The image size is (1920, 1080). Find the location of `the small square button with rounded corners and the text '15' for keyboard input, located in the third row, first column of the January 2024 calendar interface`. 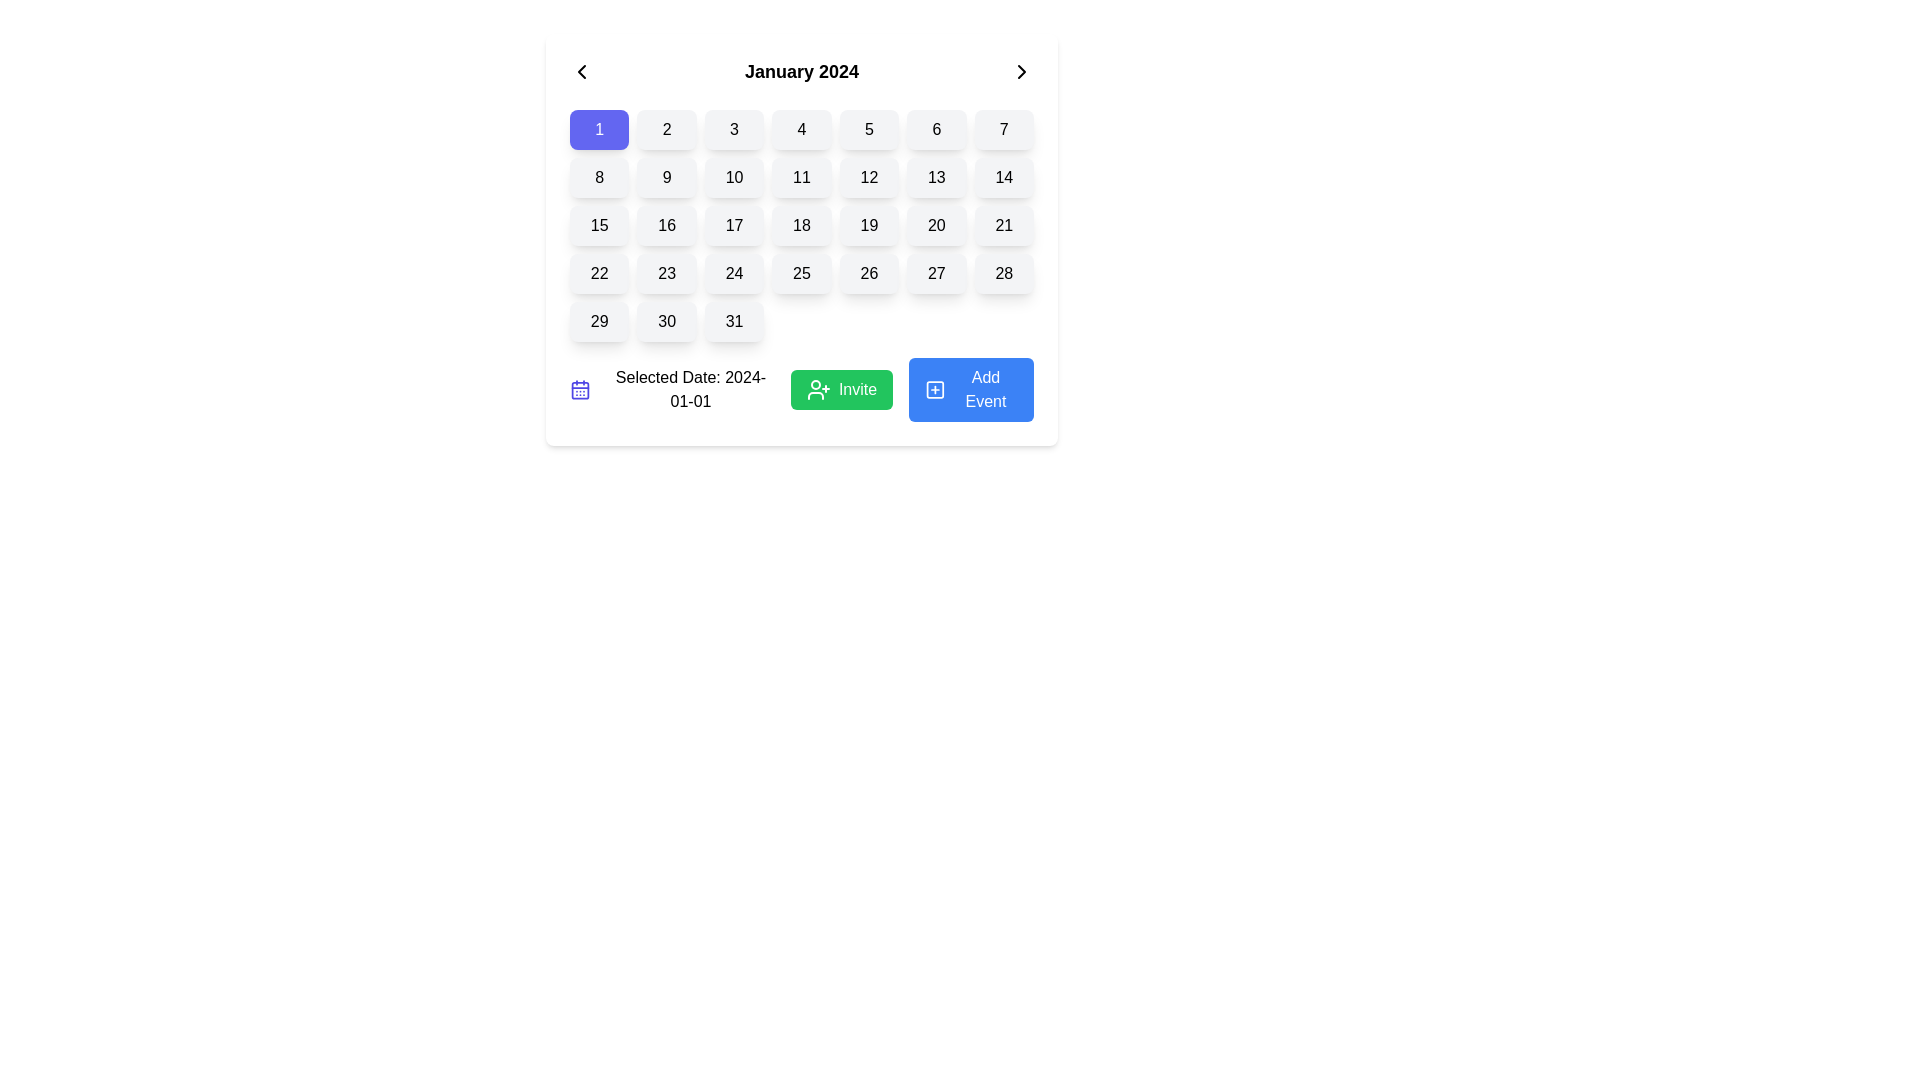

the small square button with rounded corners and the text '15' for keyboard input, located in the third row, first column of the January 2024 calendar interface is located at coordinates (598, 225).